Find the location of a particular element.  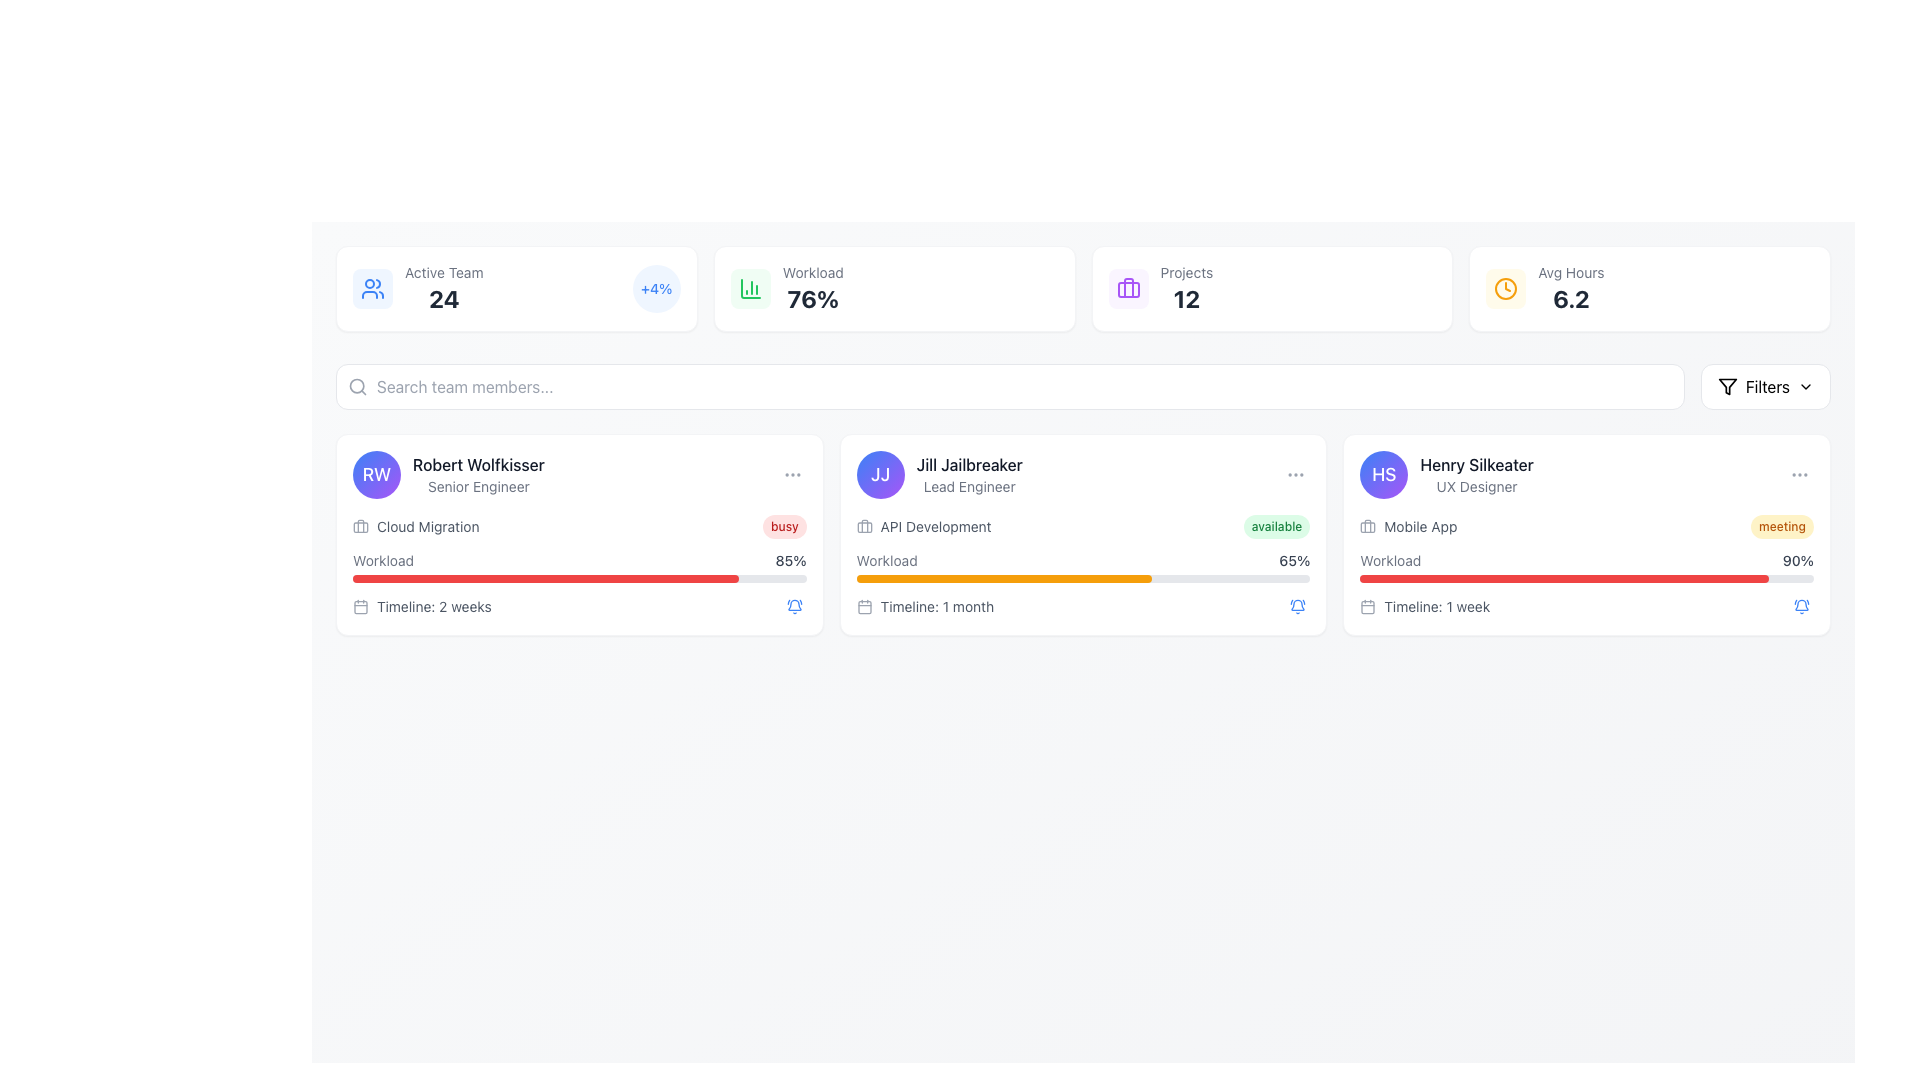

the progress visually by interacting with the progress bar representing 'Henry Silkeater's workload, which is displayed below the text 'Workload' and '90%' in the rightmost section of the three-person cards is located at coordinates (1586, 578).